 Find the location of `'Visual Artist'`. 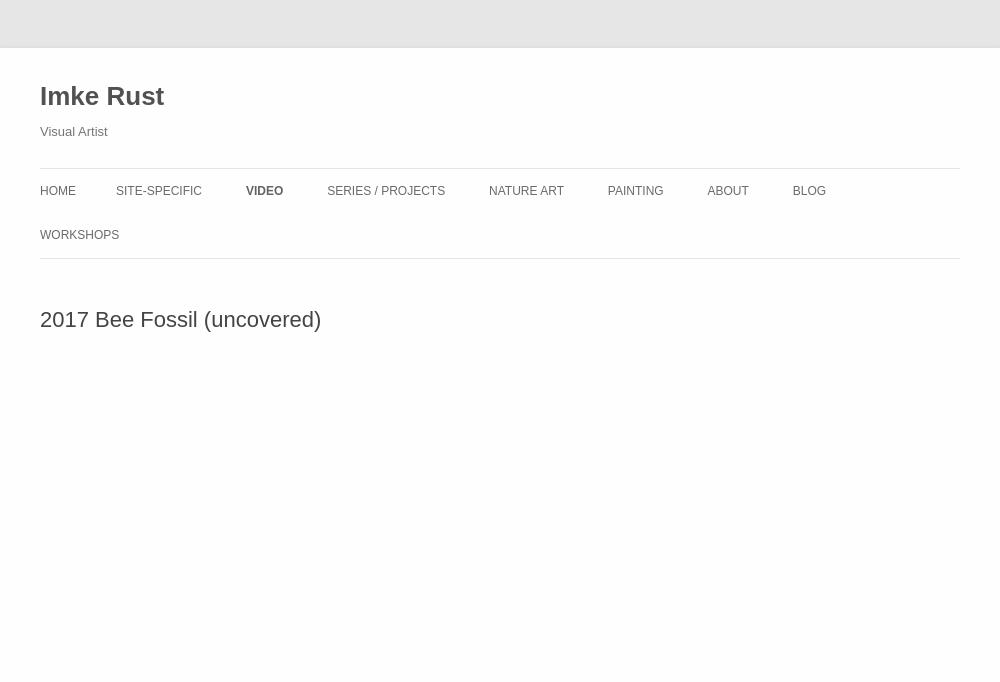

'Visual Artist' is located at coordinates (72, 131).